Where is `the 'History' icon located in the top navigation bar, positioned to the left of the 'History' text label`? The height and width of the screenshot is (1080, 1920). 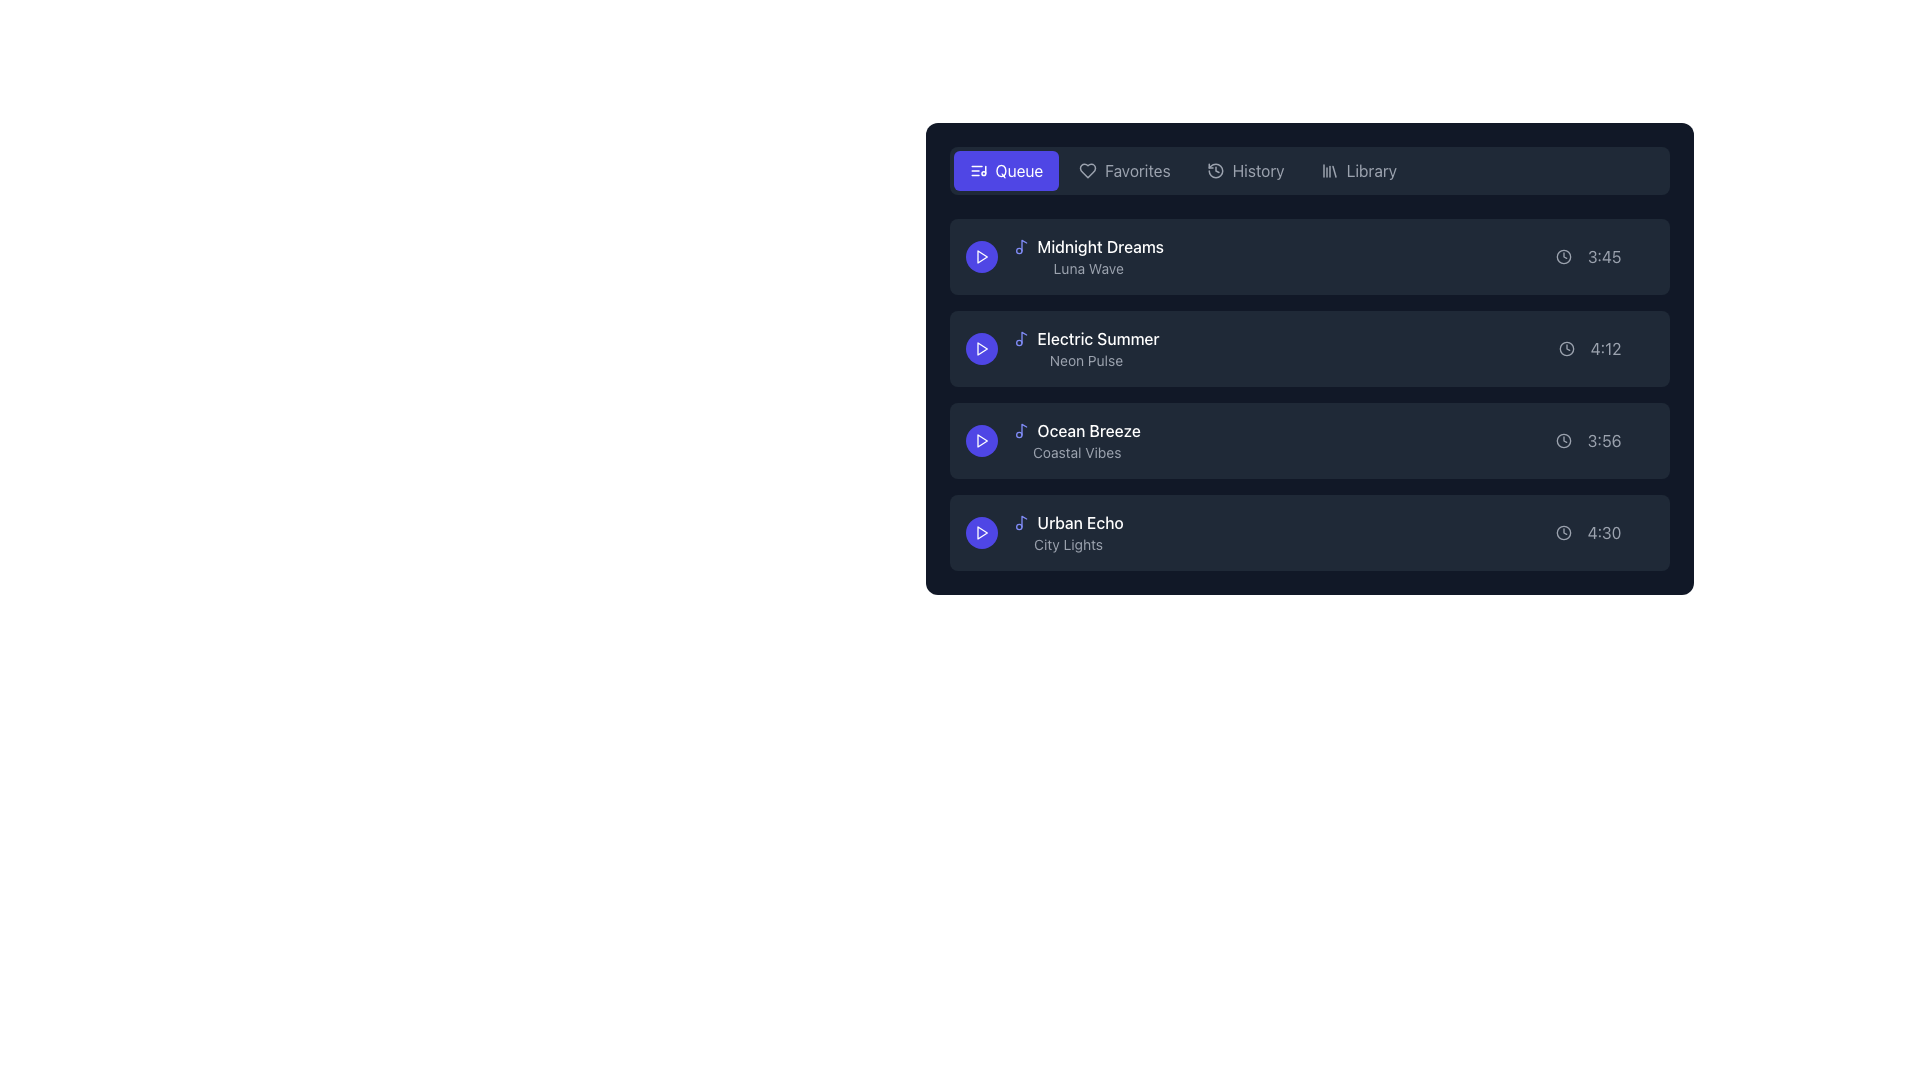
the 'History' icon located in the top navigation bar, positioned to the left of the 'History' text label is located at coordinates (1214, 169).